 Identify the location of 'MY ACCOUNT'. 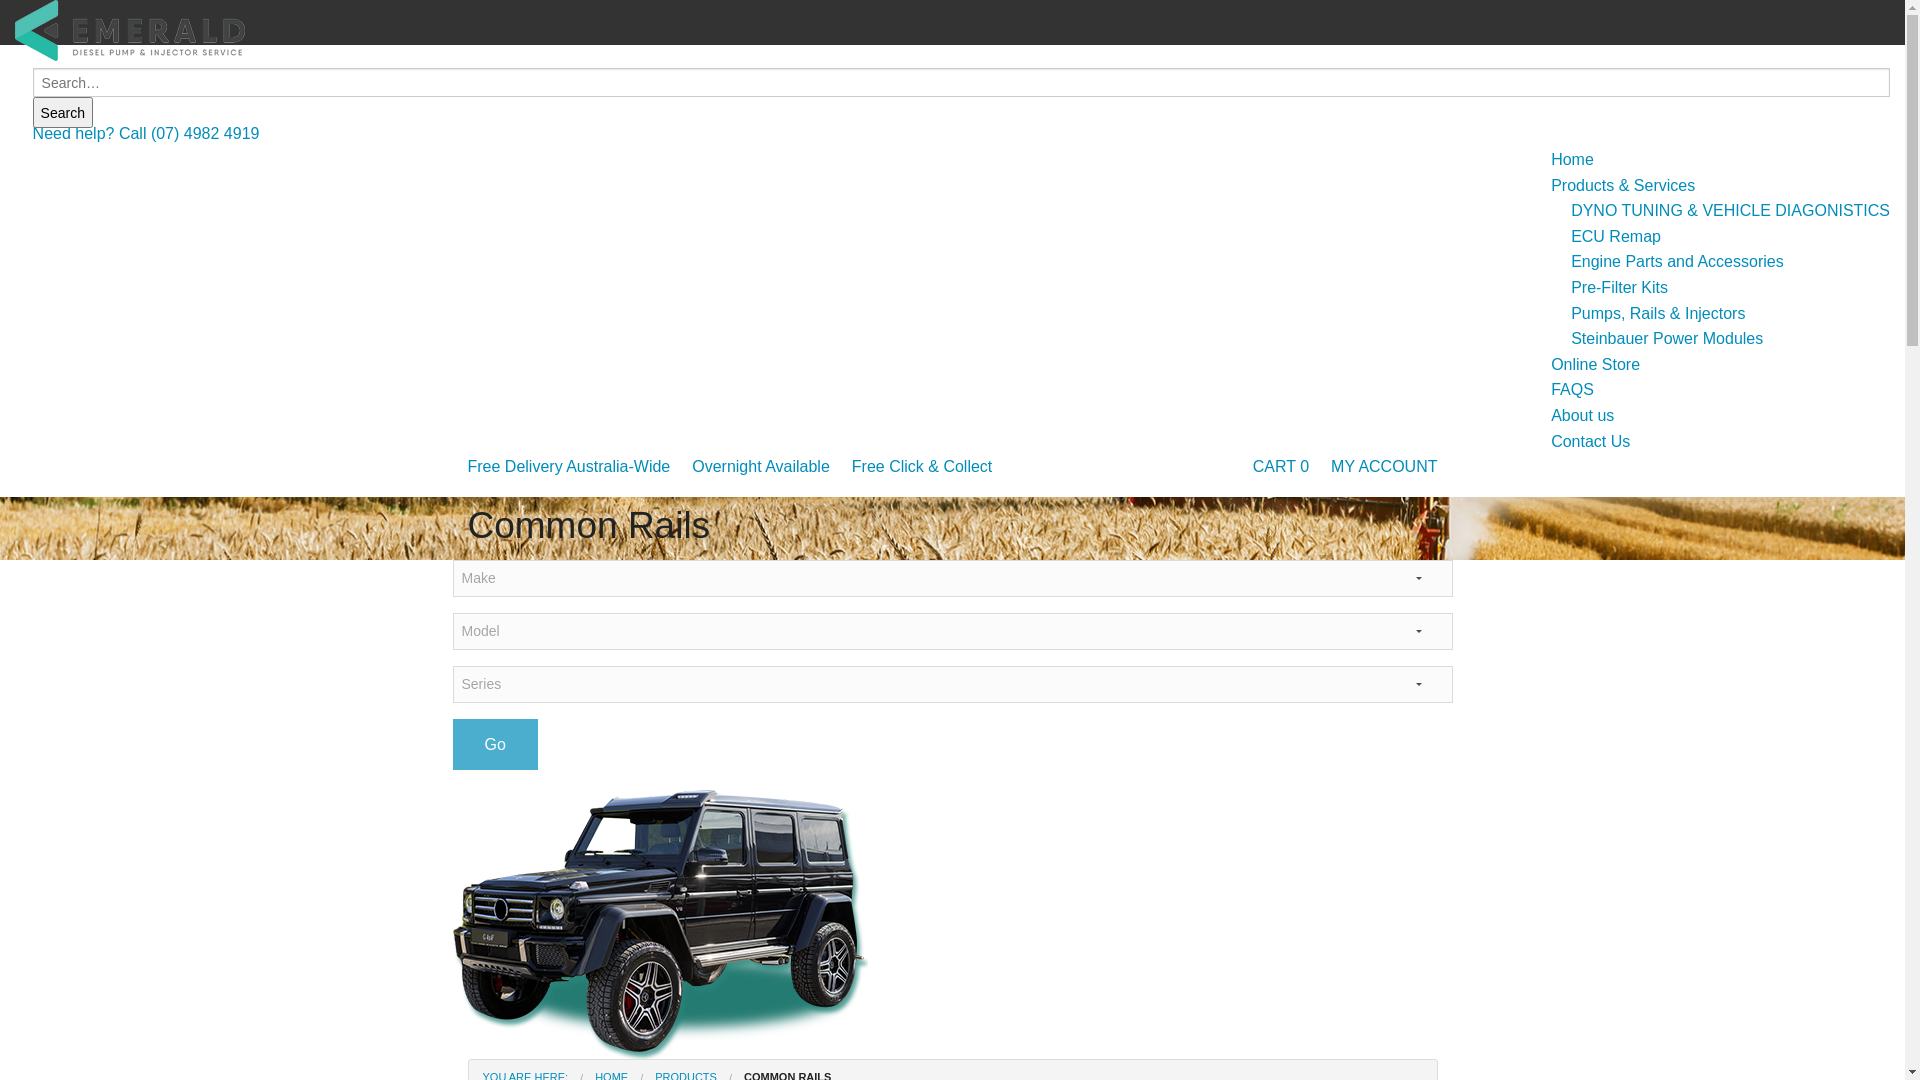
(1382, 466).